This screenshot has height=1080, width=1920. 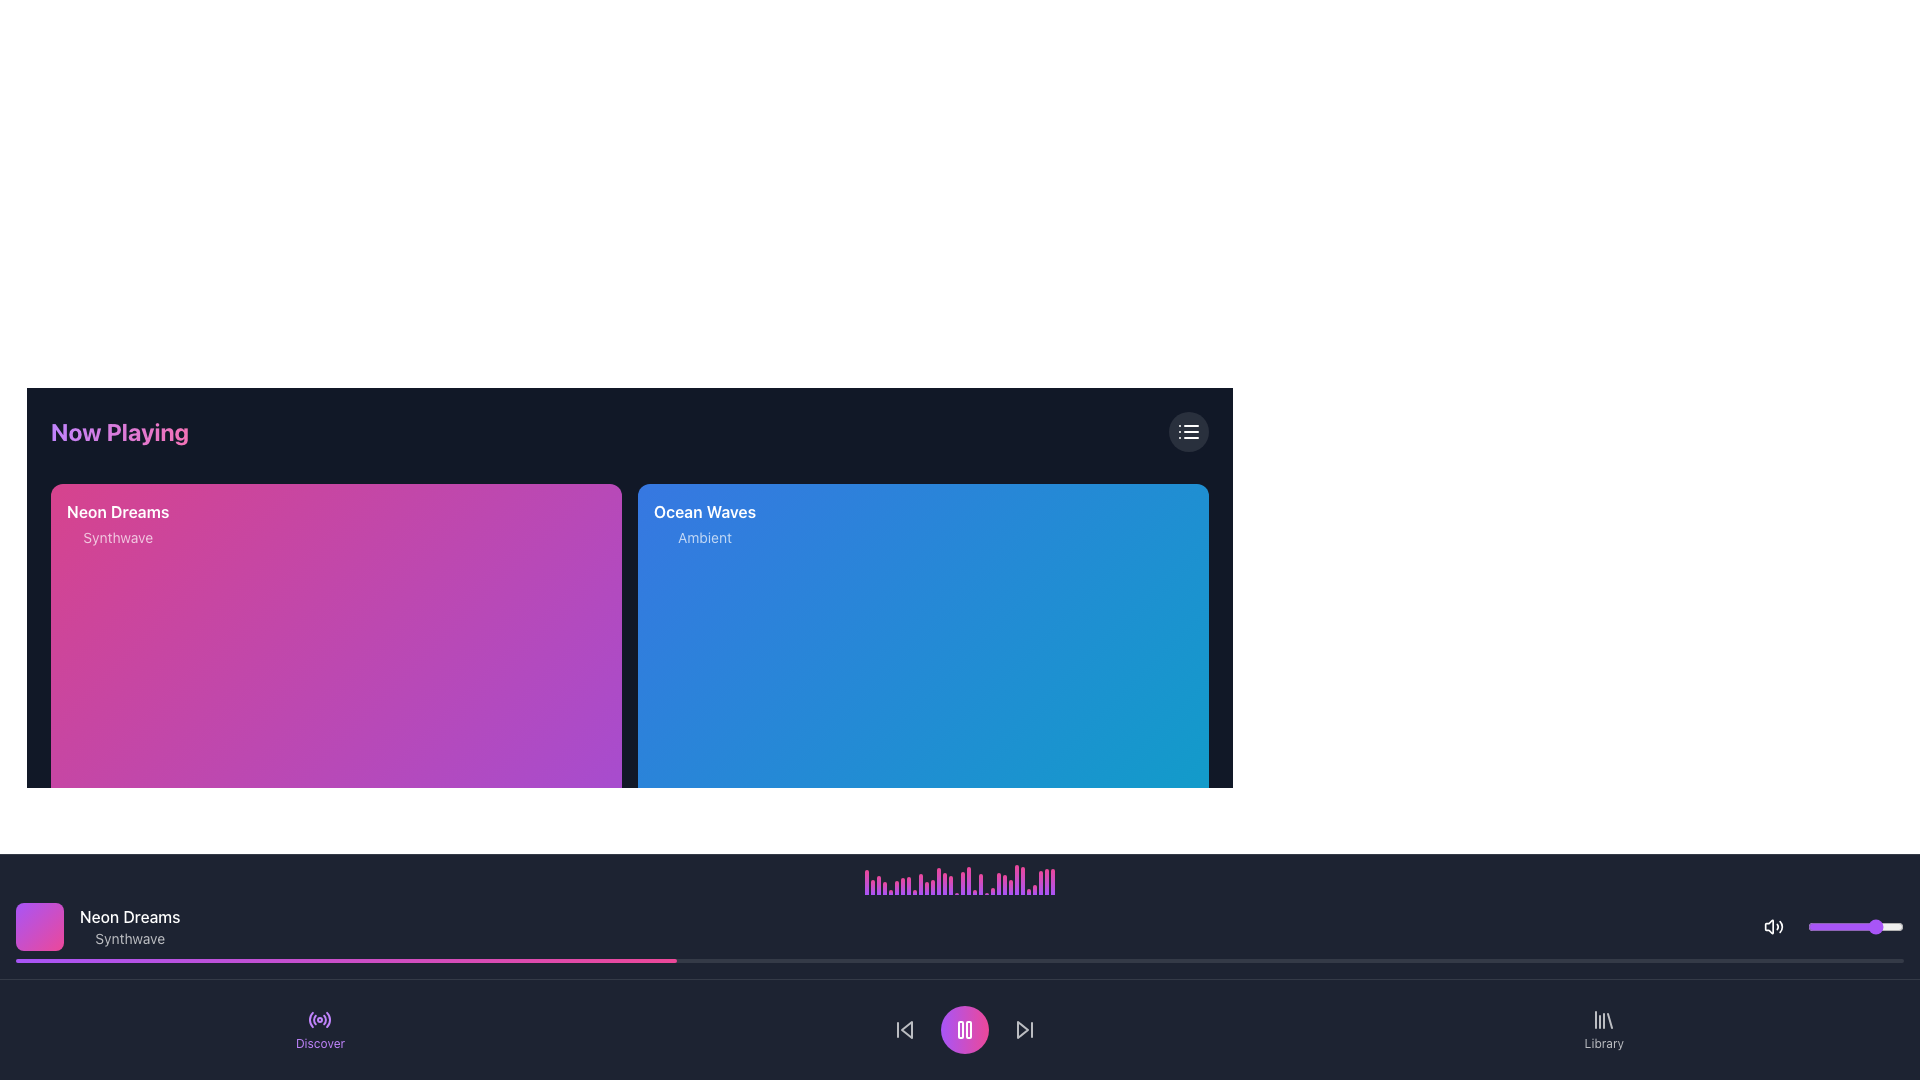 I want to click on the volume, so click(x=1846, y=926).